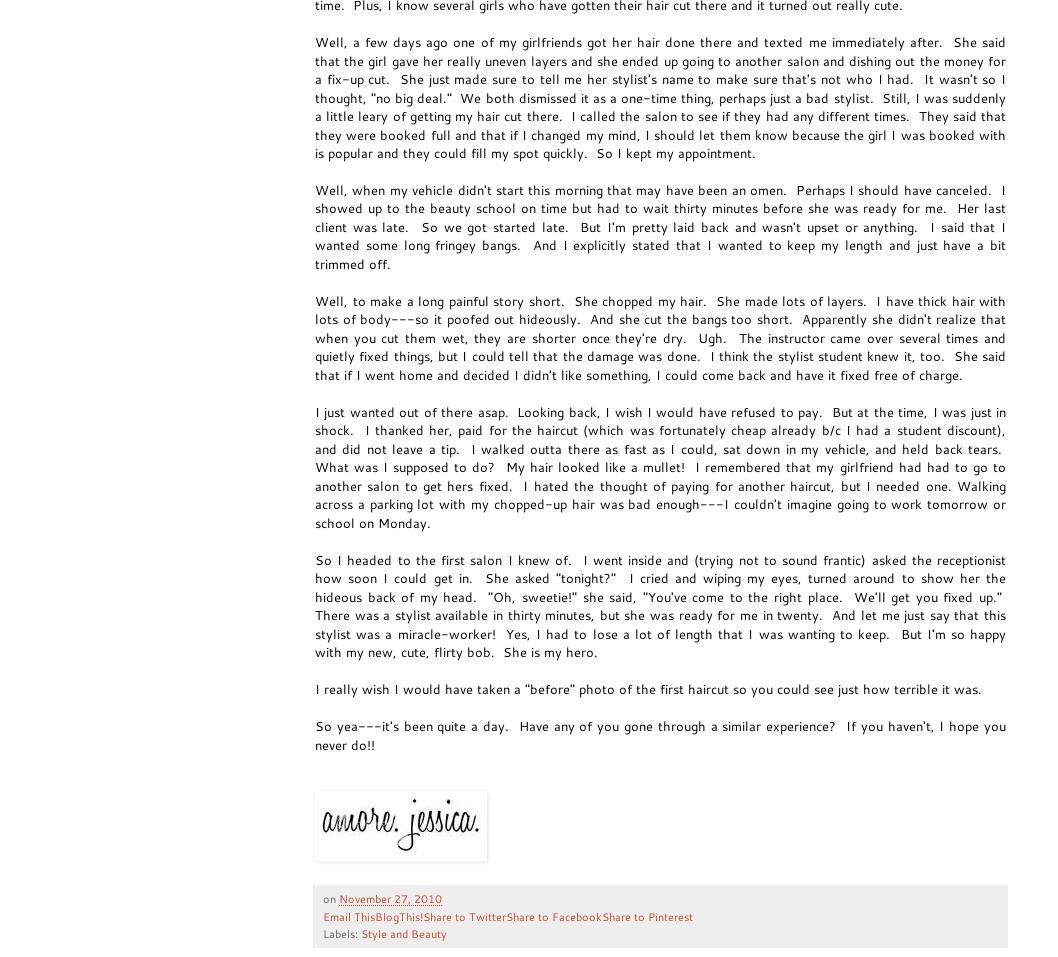 The height and width of the screenshot is (957, 1058). I want to click on 'Style and Beauty', so click(360, 933).